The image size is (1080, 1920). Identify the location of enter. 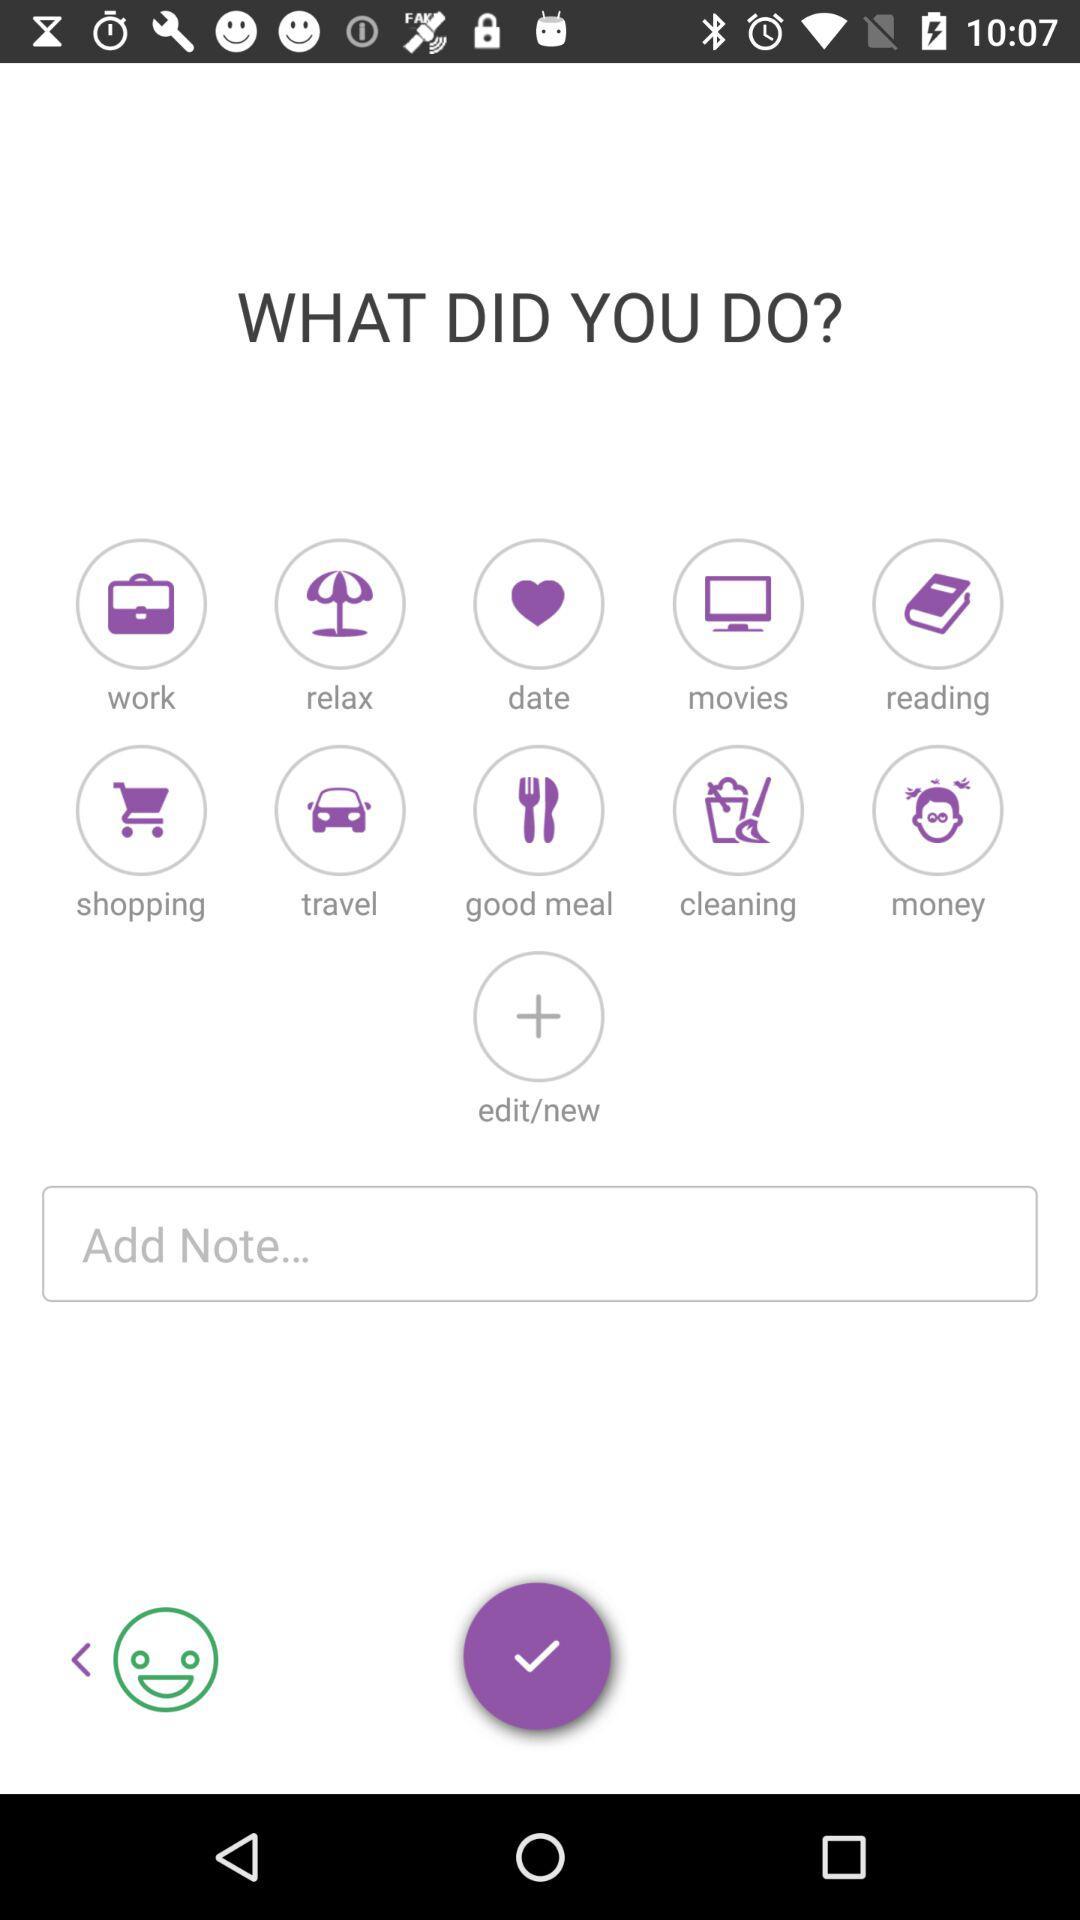
(538, 1660).